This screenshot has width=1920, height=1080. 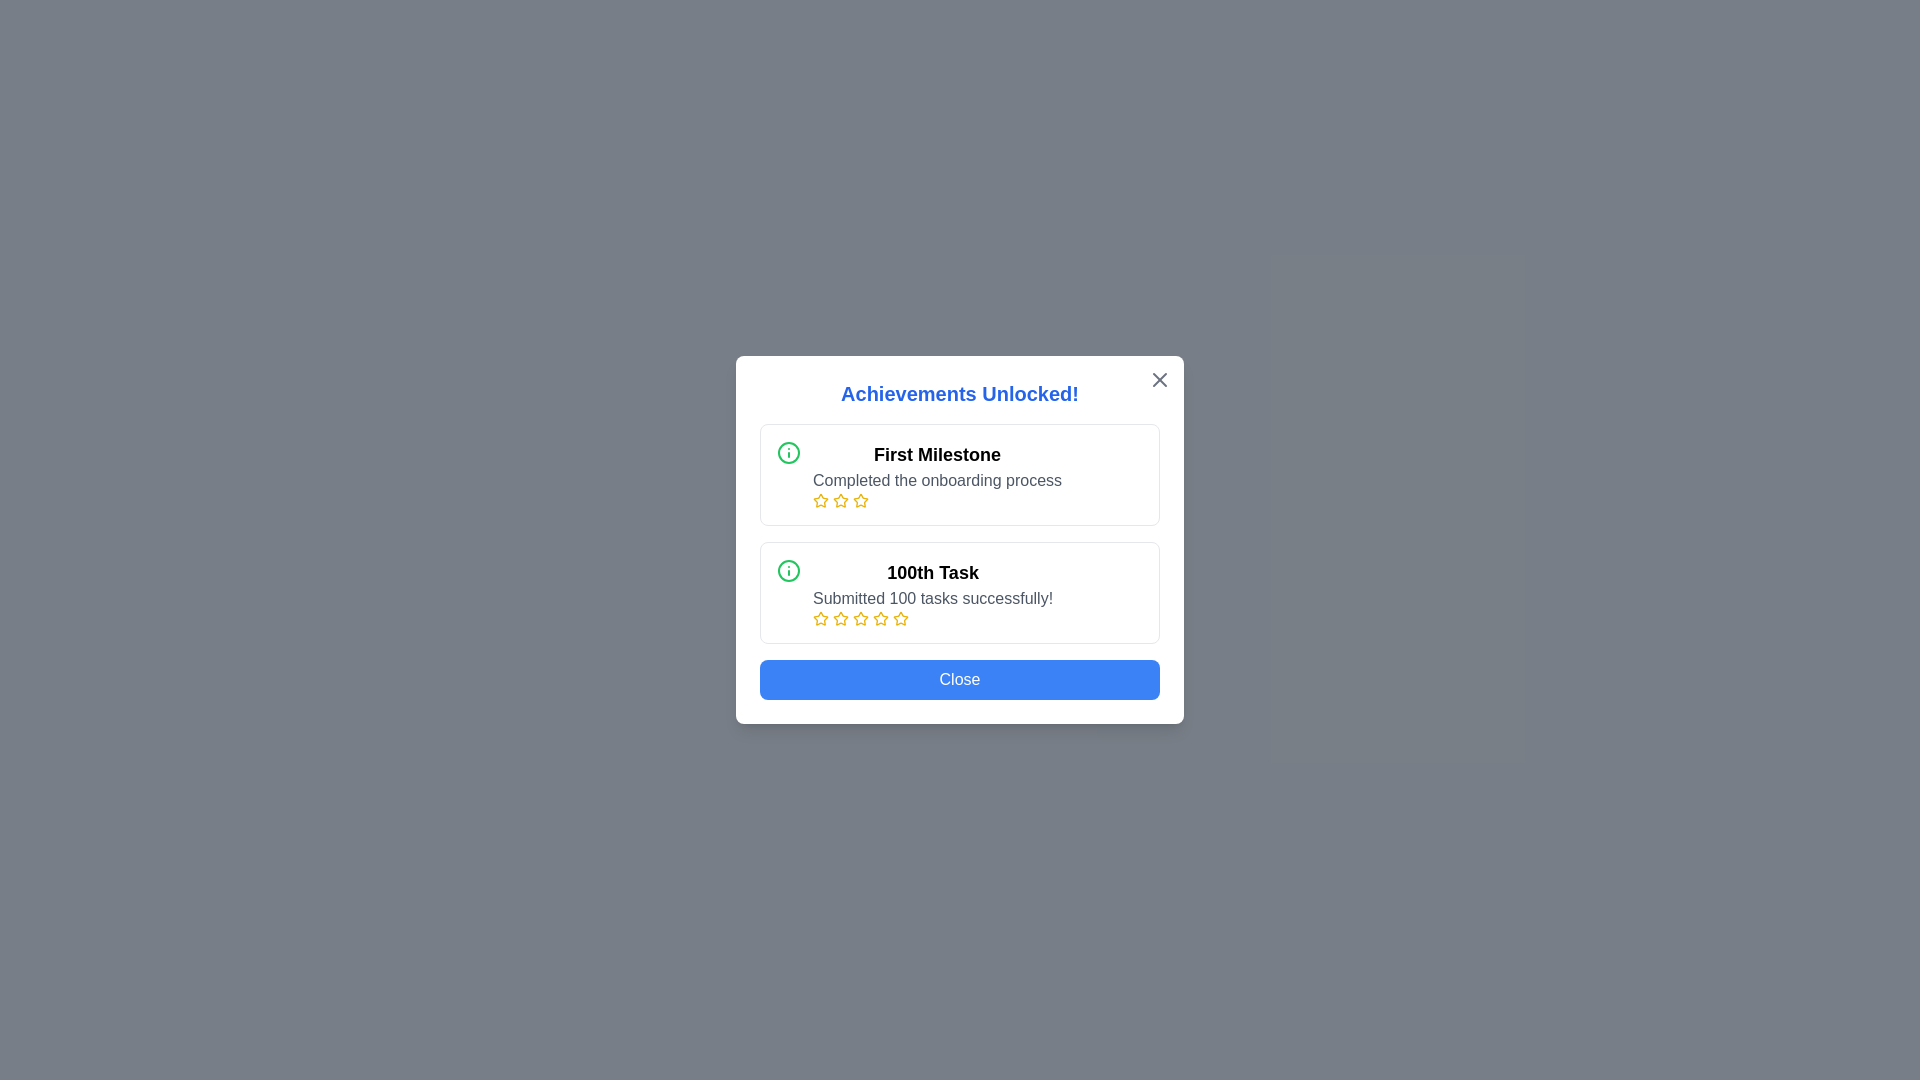 I want to click on the text block that provides descriptive information about the 'First Milestone', so click(x=936, y=481).